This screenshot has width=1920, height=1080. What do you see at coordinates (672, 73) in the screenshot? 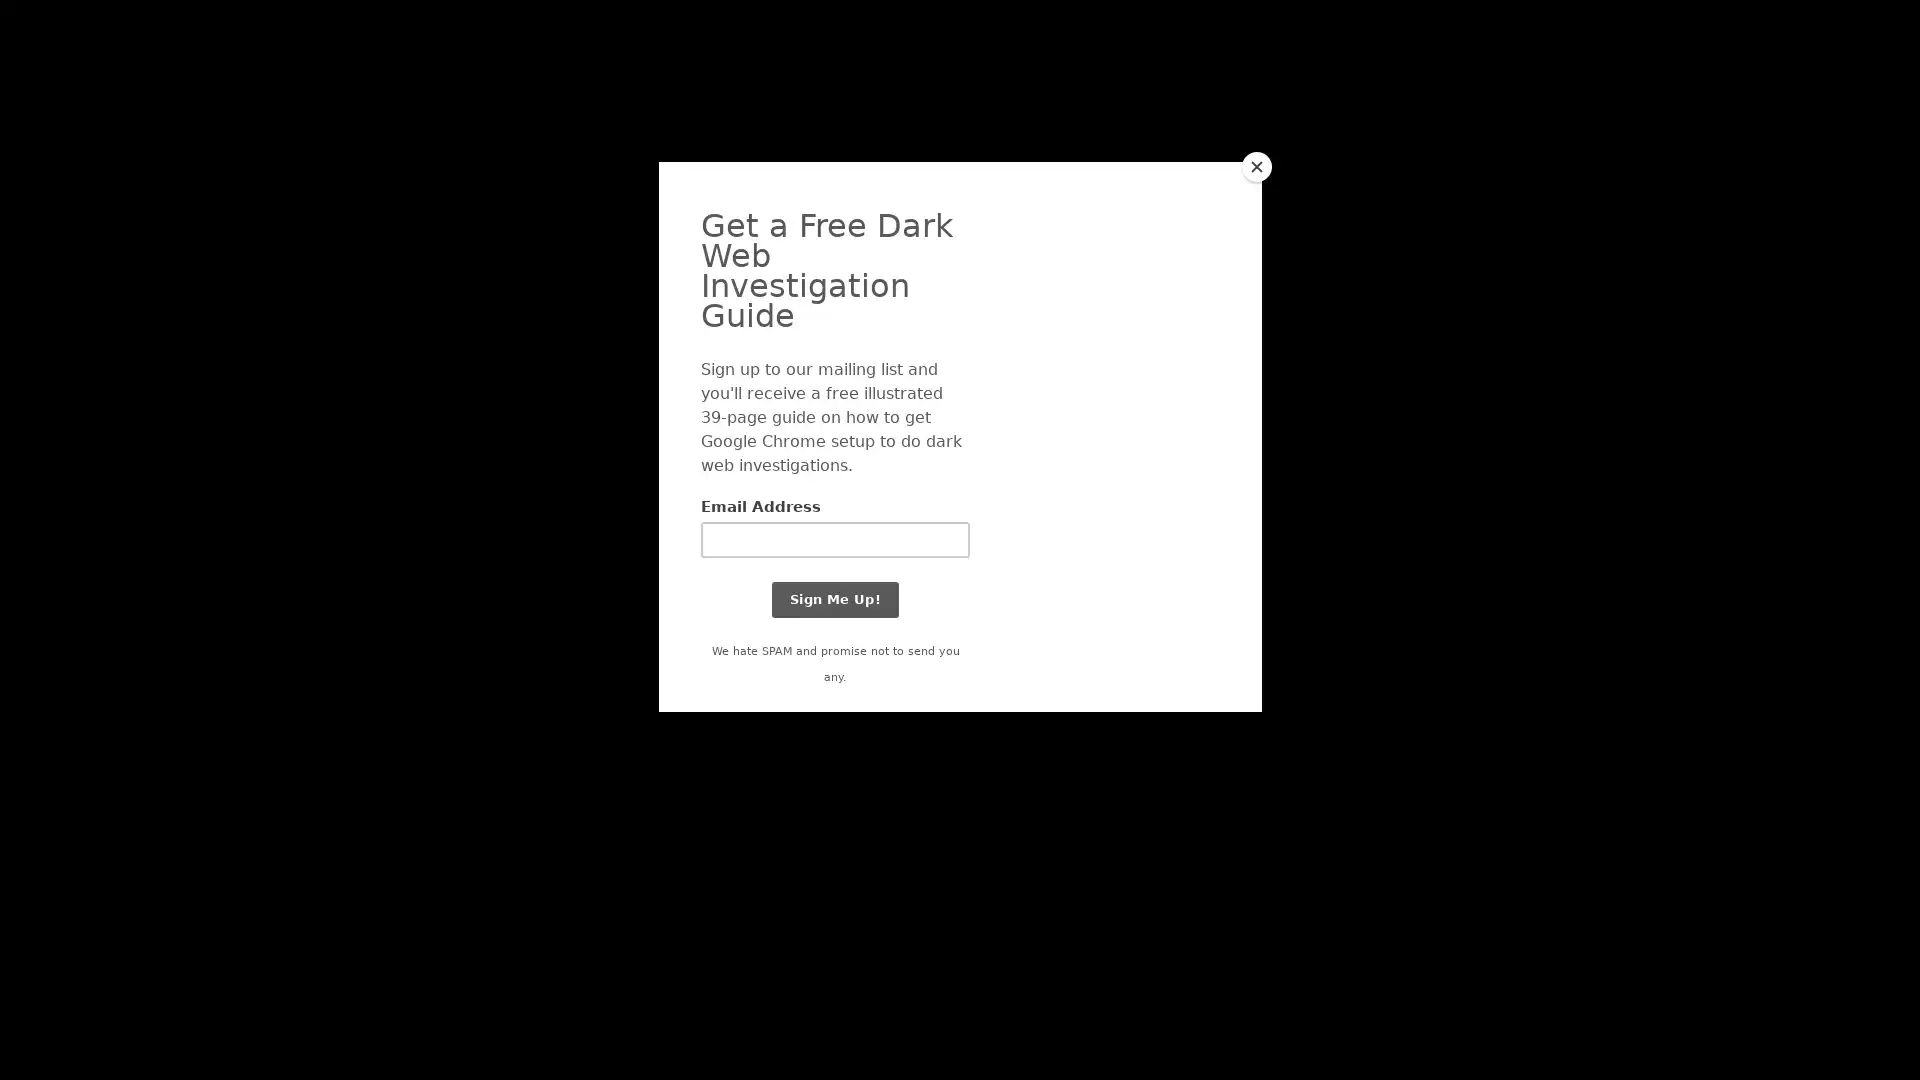
I see `Your Industry` at bounding box center [672, 73].